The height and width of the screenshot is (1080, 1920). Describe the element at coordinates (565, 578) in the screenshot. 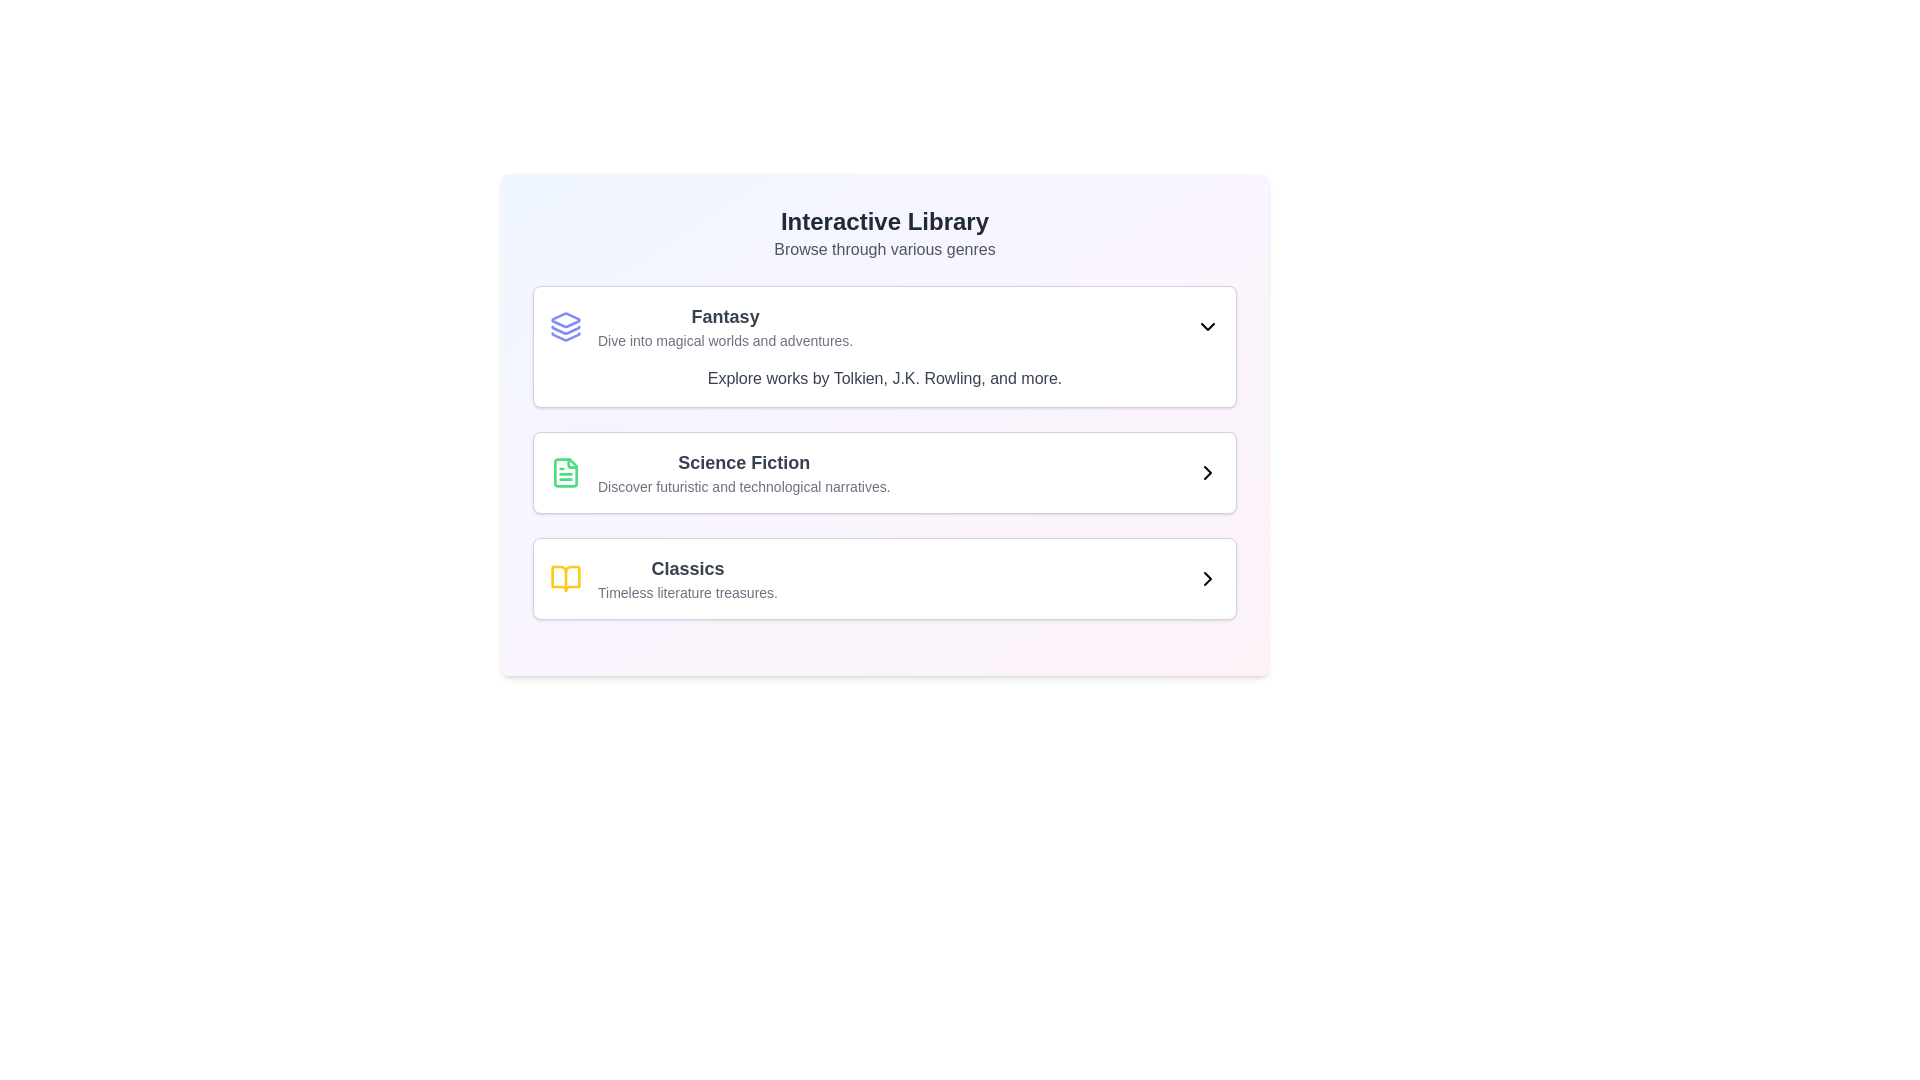

I see `the 'Classics' icon in the 'Interactive Library' section` at that location.